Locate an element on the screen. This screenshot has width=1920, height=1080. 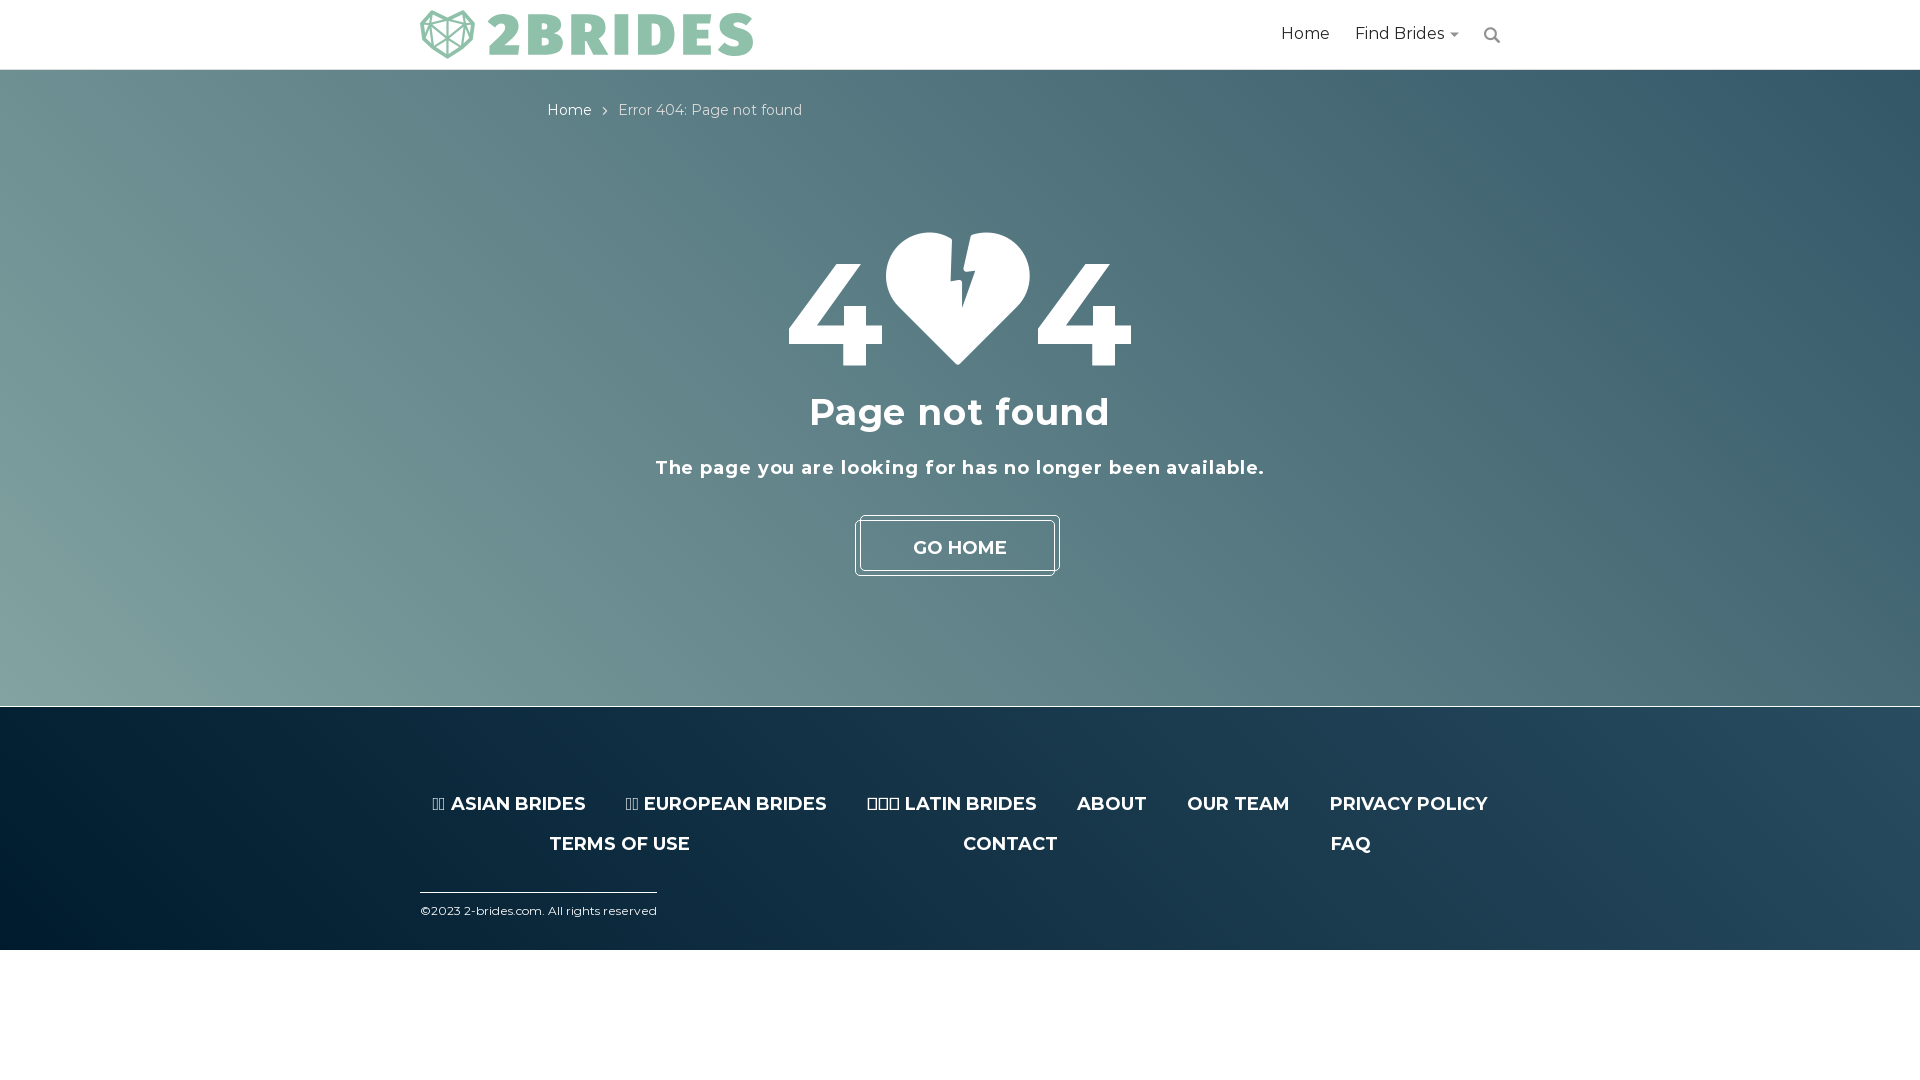
'ABOUT' is located at coordinates (1075, 802).